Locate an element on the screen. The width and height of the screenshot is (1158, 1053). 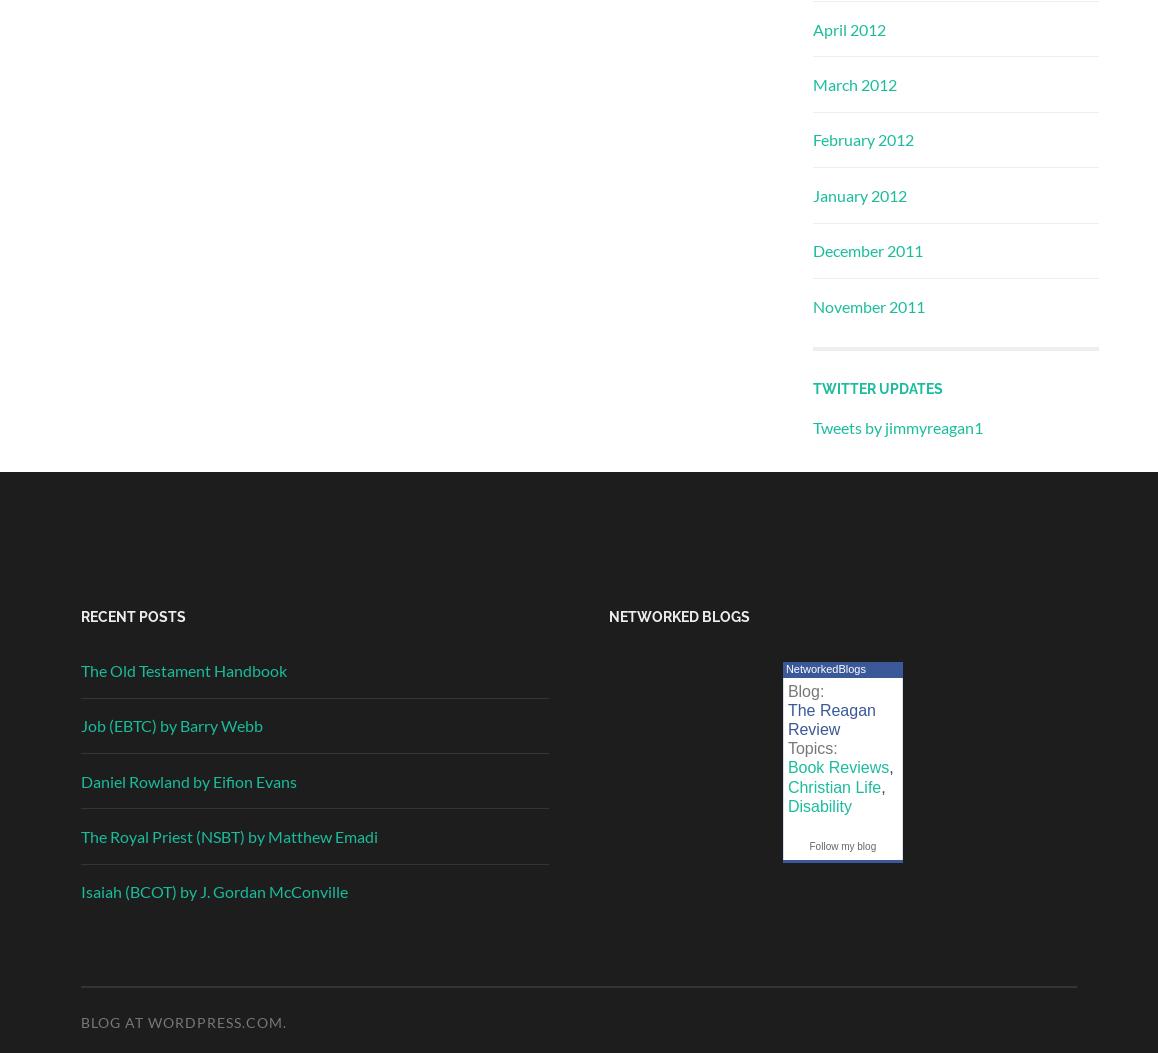
'The Reagan Review' is located at coordinates (829, 718).